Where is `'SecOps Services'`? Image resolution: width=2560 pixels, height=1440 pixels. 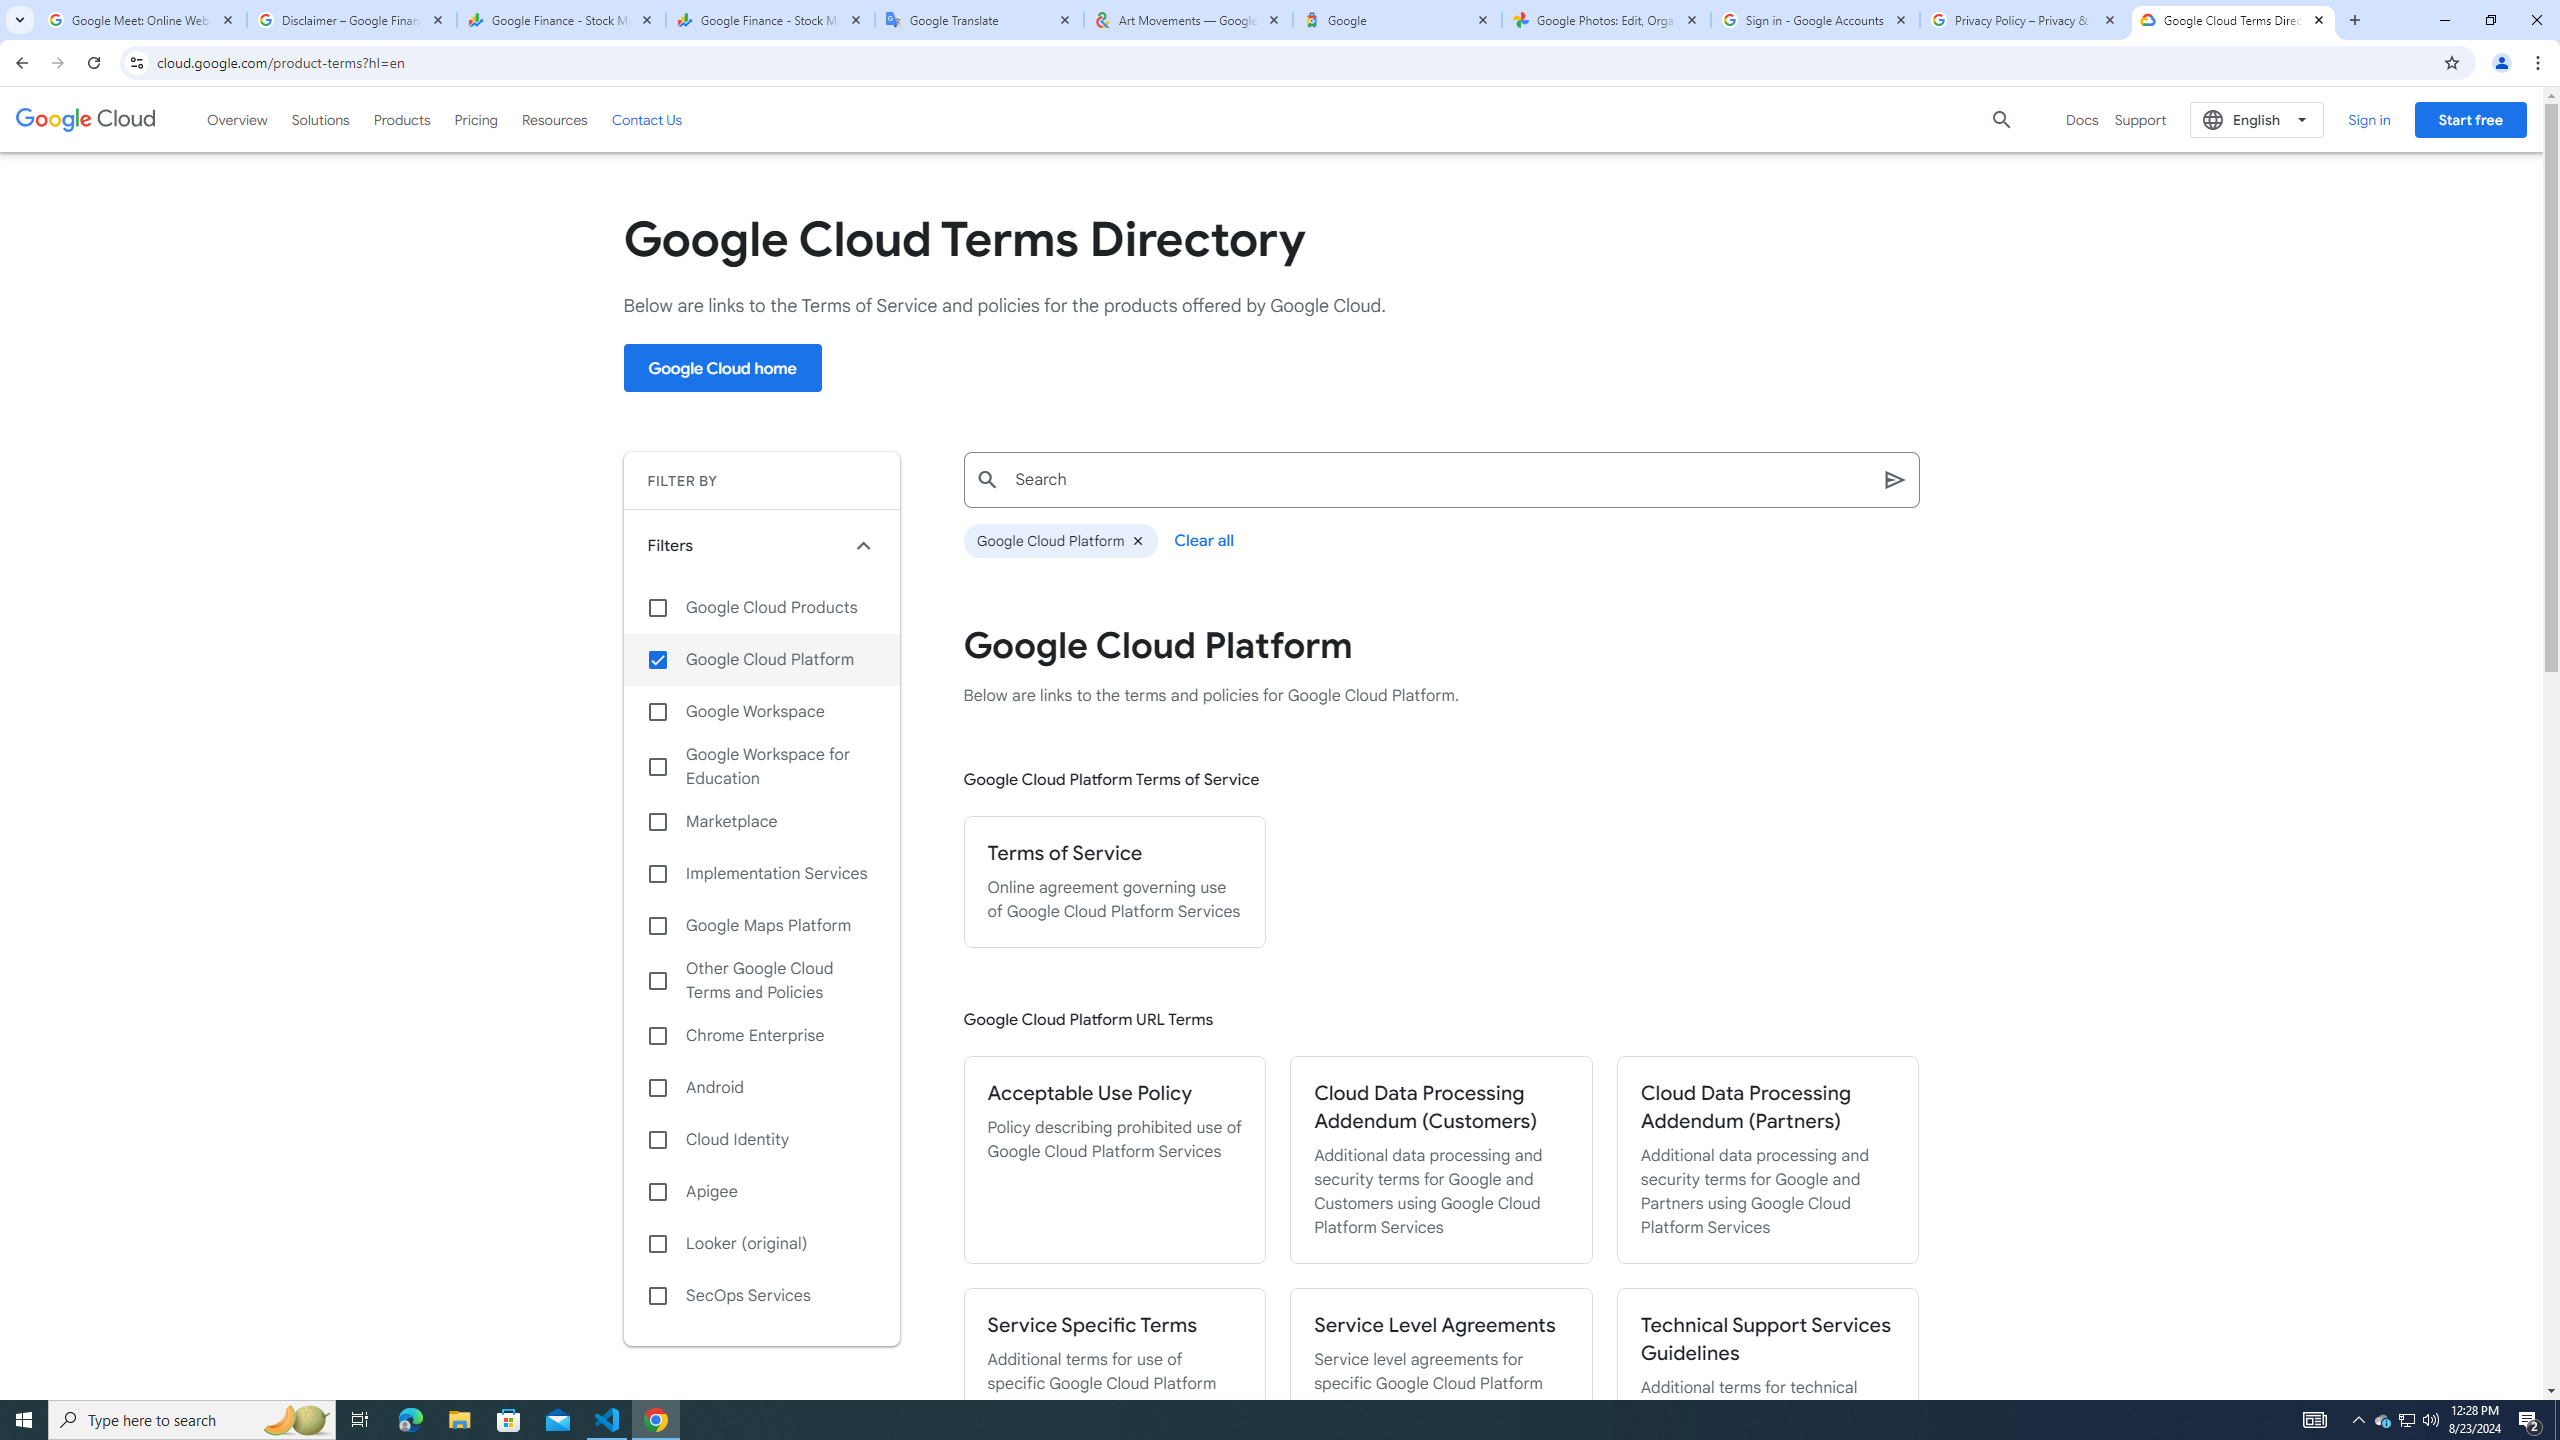 'SecOps Services' is located at coordinates (761, 1295).